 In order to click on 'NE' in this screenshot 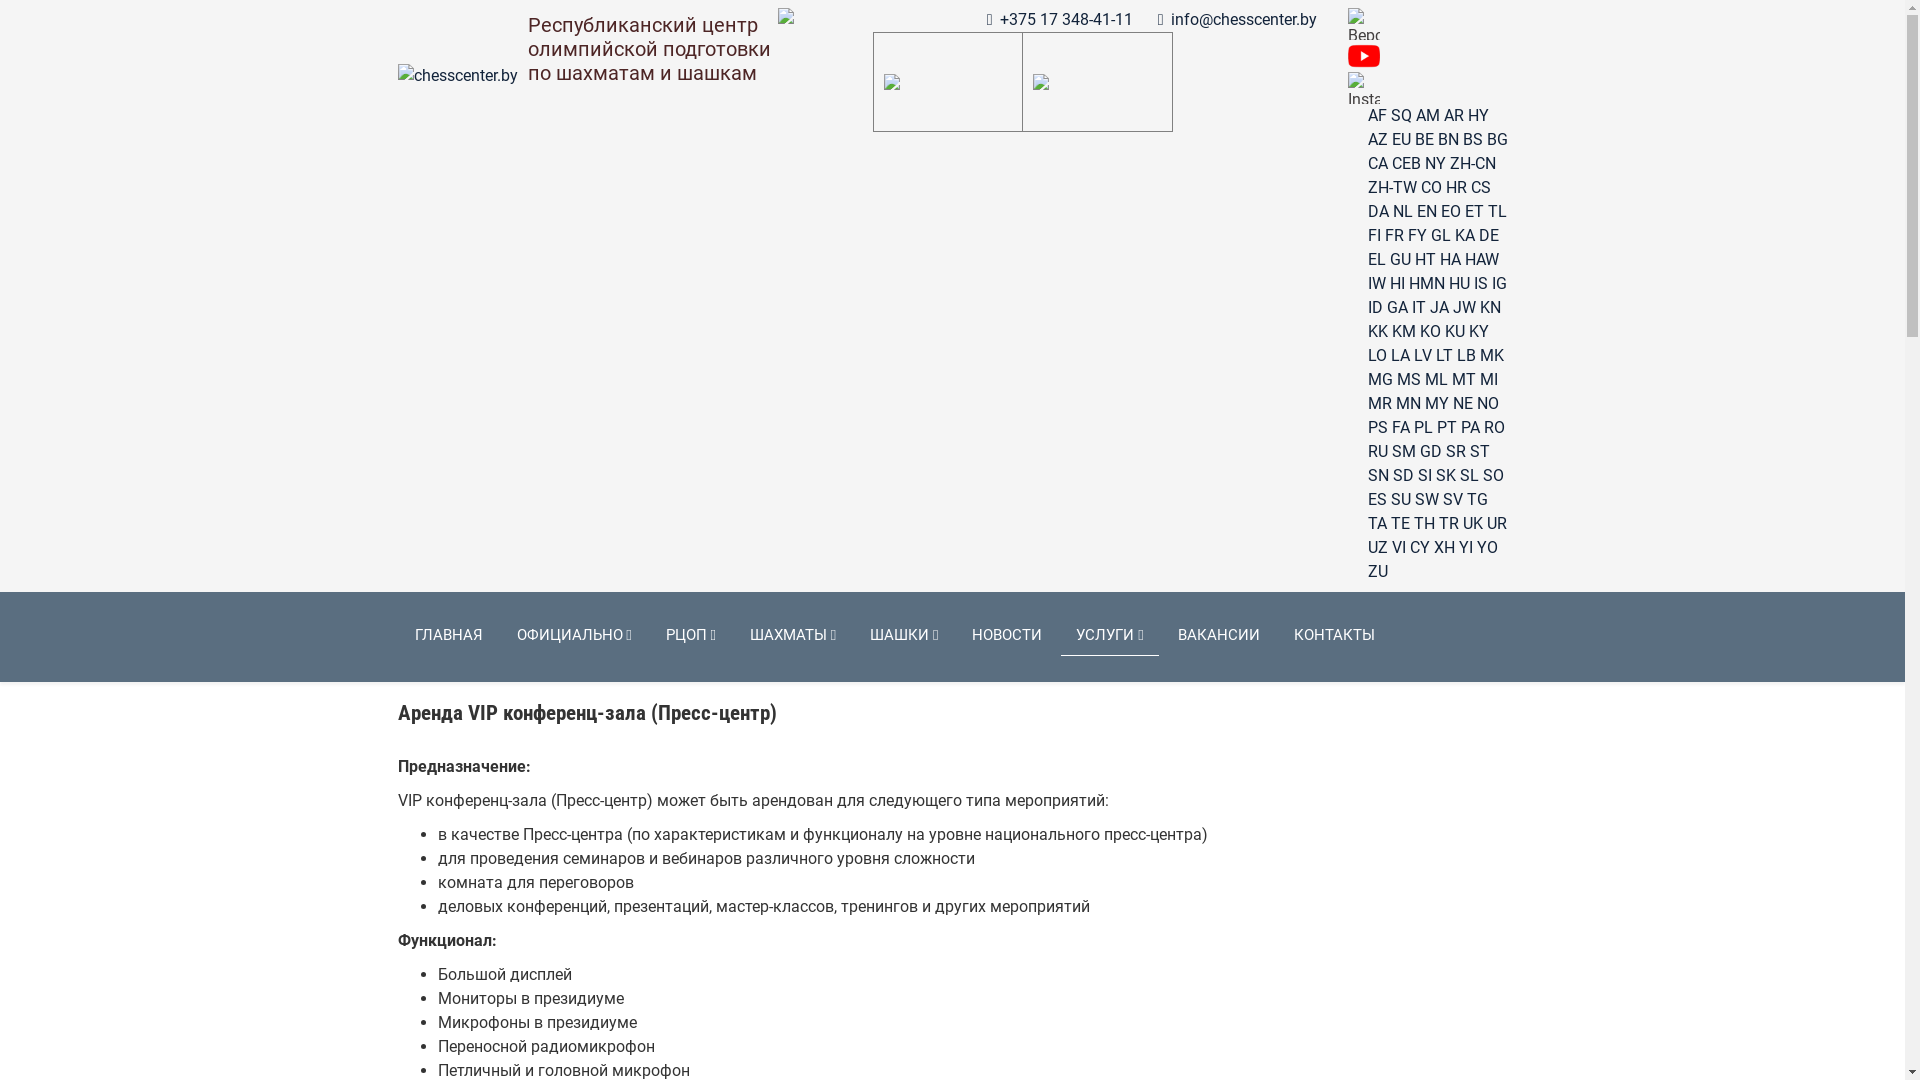, I will do `click(1451, 403)`.